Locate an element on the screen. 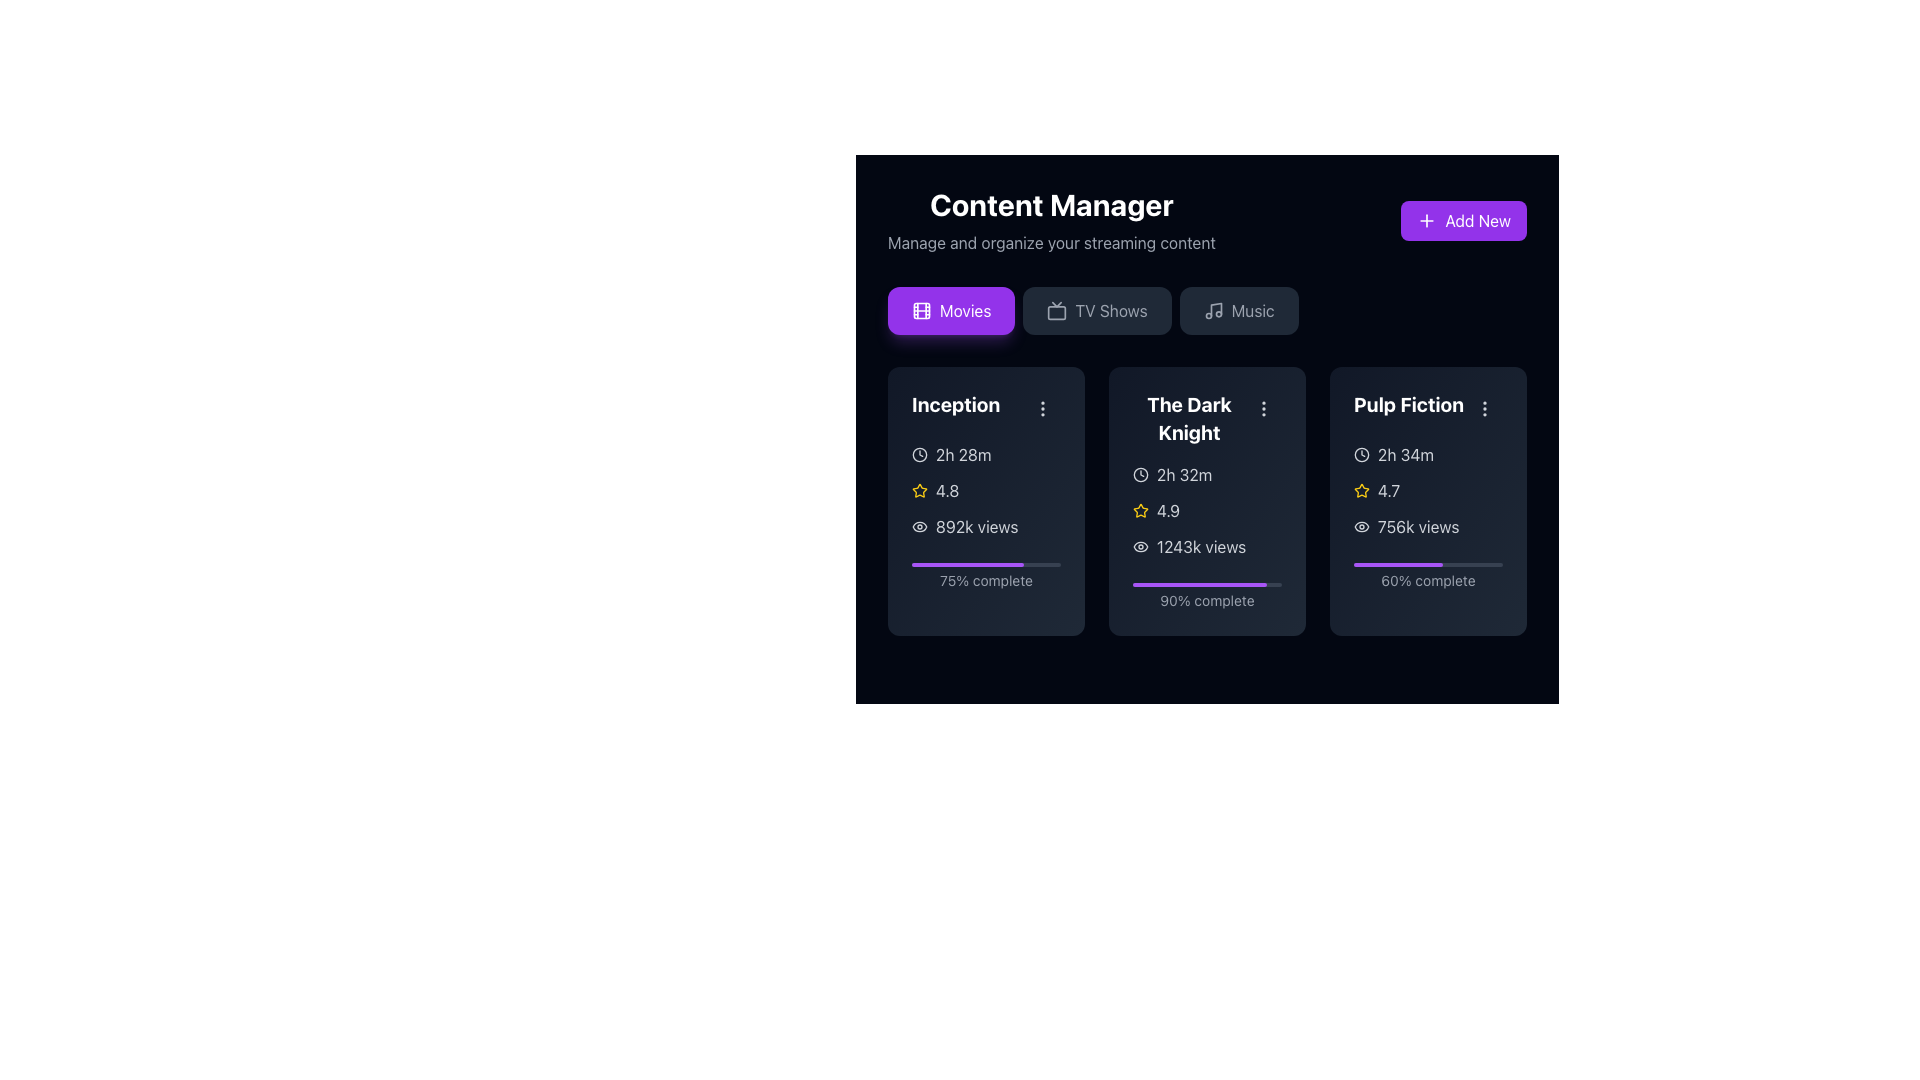  the progress bar fill indicating 60% completion for the 'Pulp Fiction' content is located at coordinates (1397, 564).